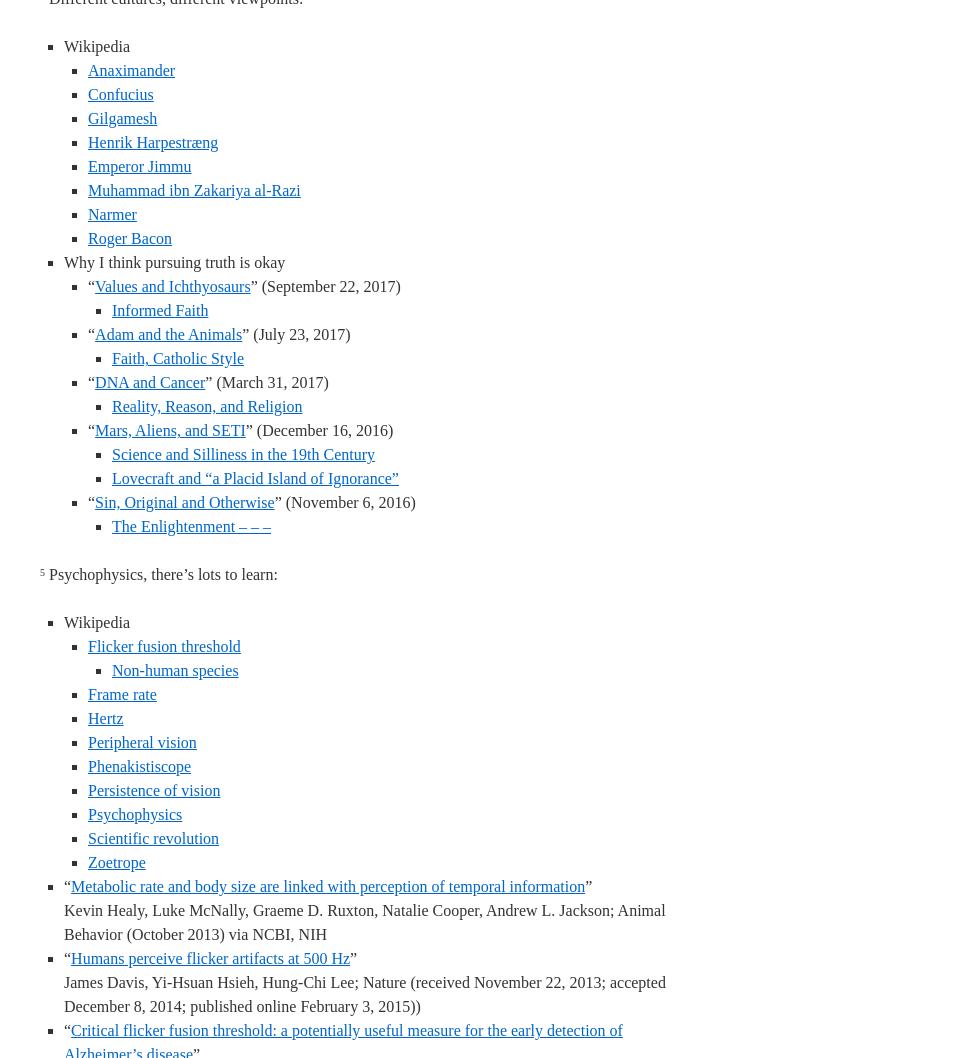 The height and width of the screenshot is (1058, 980). I want to click on 'Lovecraft and “a Placid Island of Ignorance”', so click(254, 477).